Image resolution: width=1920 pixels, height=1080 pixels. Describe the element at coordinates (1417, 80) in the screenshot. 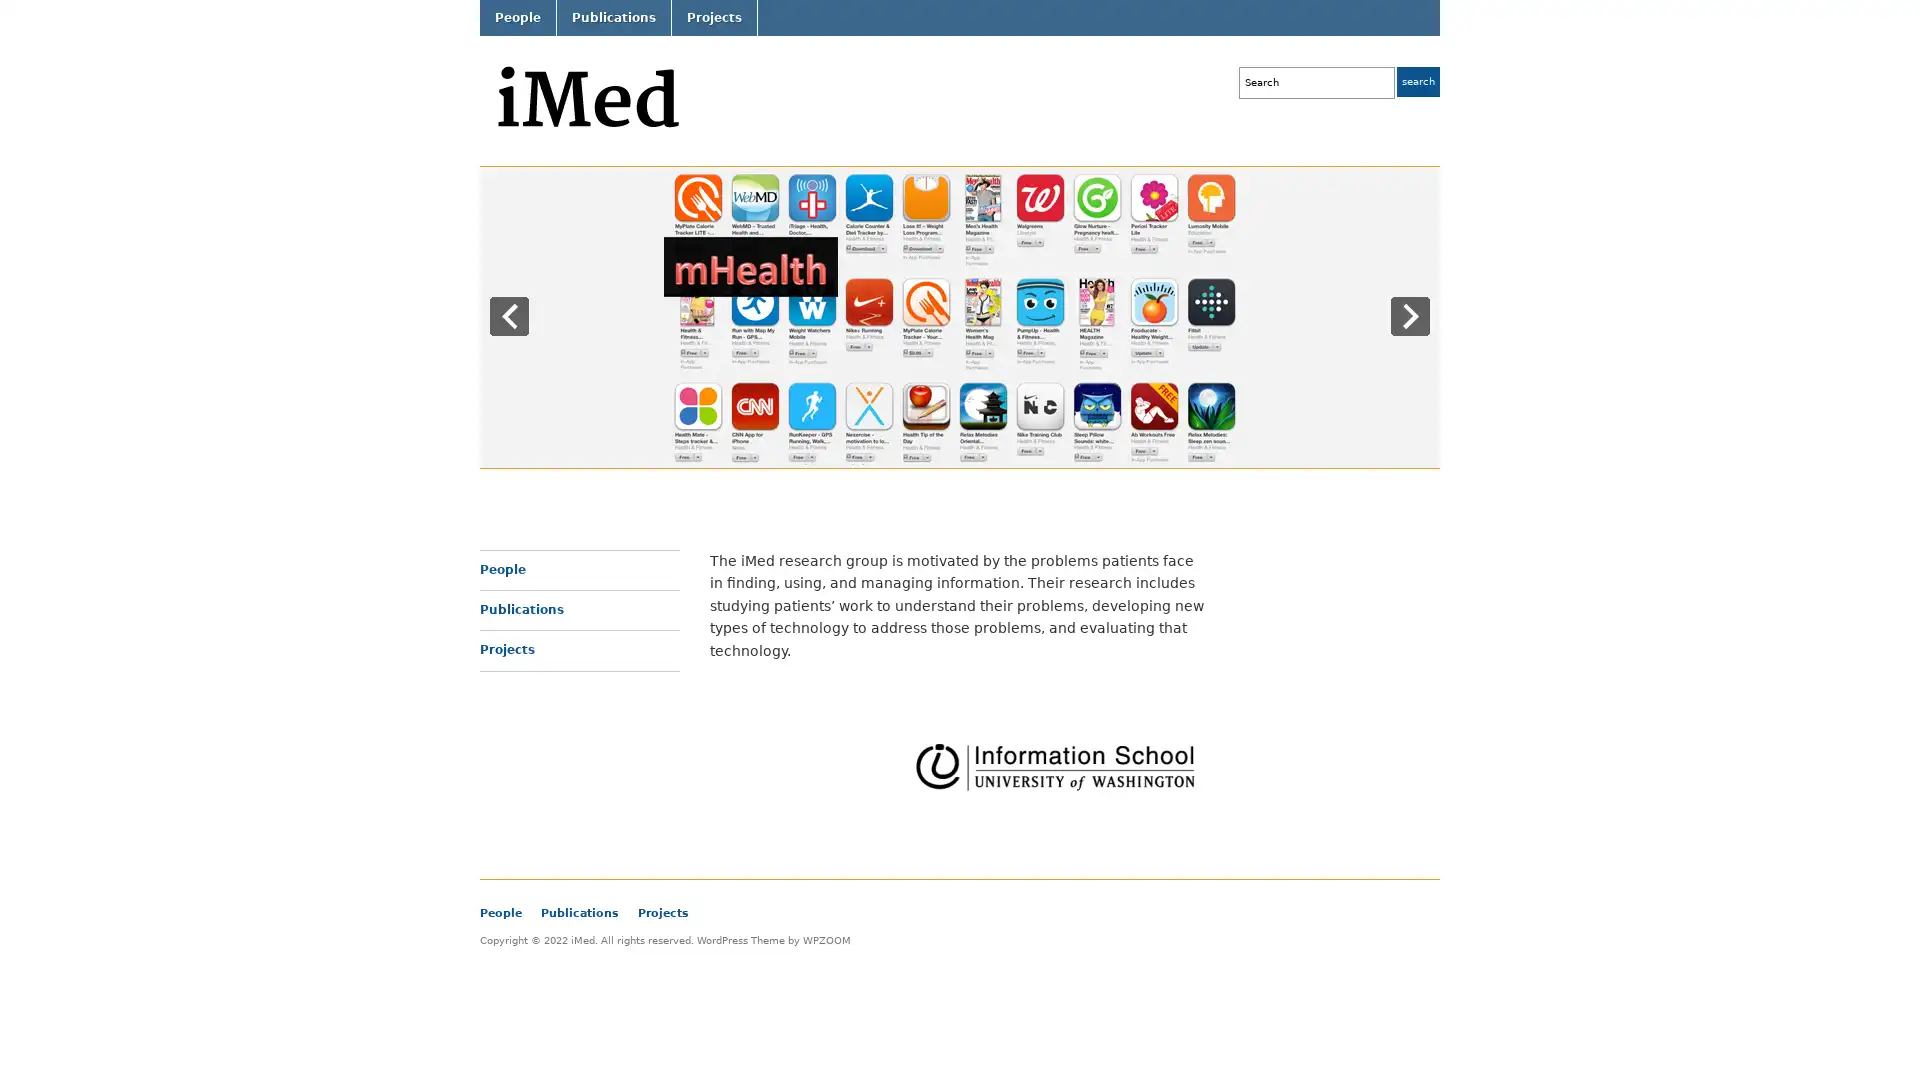

I see `Search` at that location.